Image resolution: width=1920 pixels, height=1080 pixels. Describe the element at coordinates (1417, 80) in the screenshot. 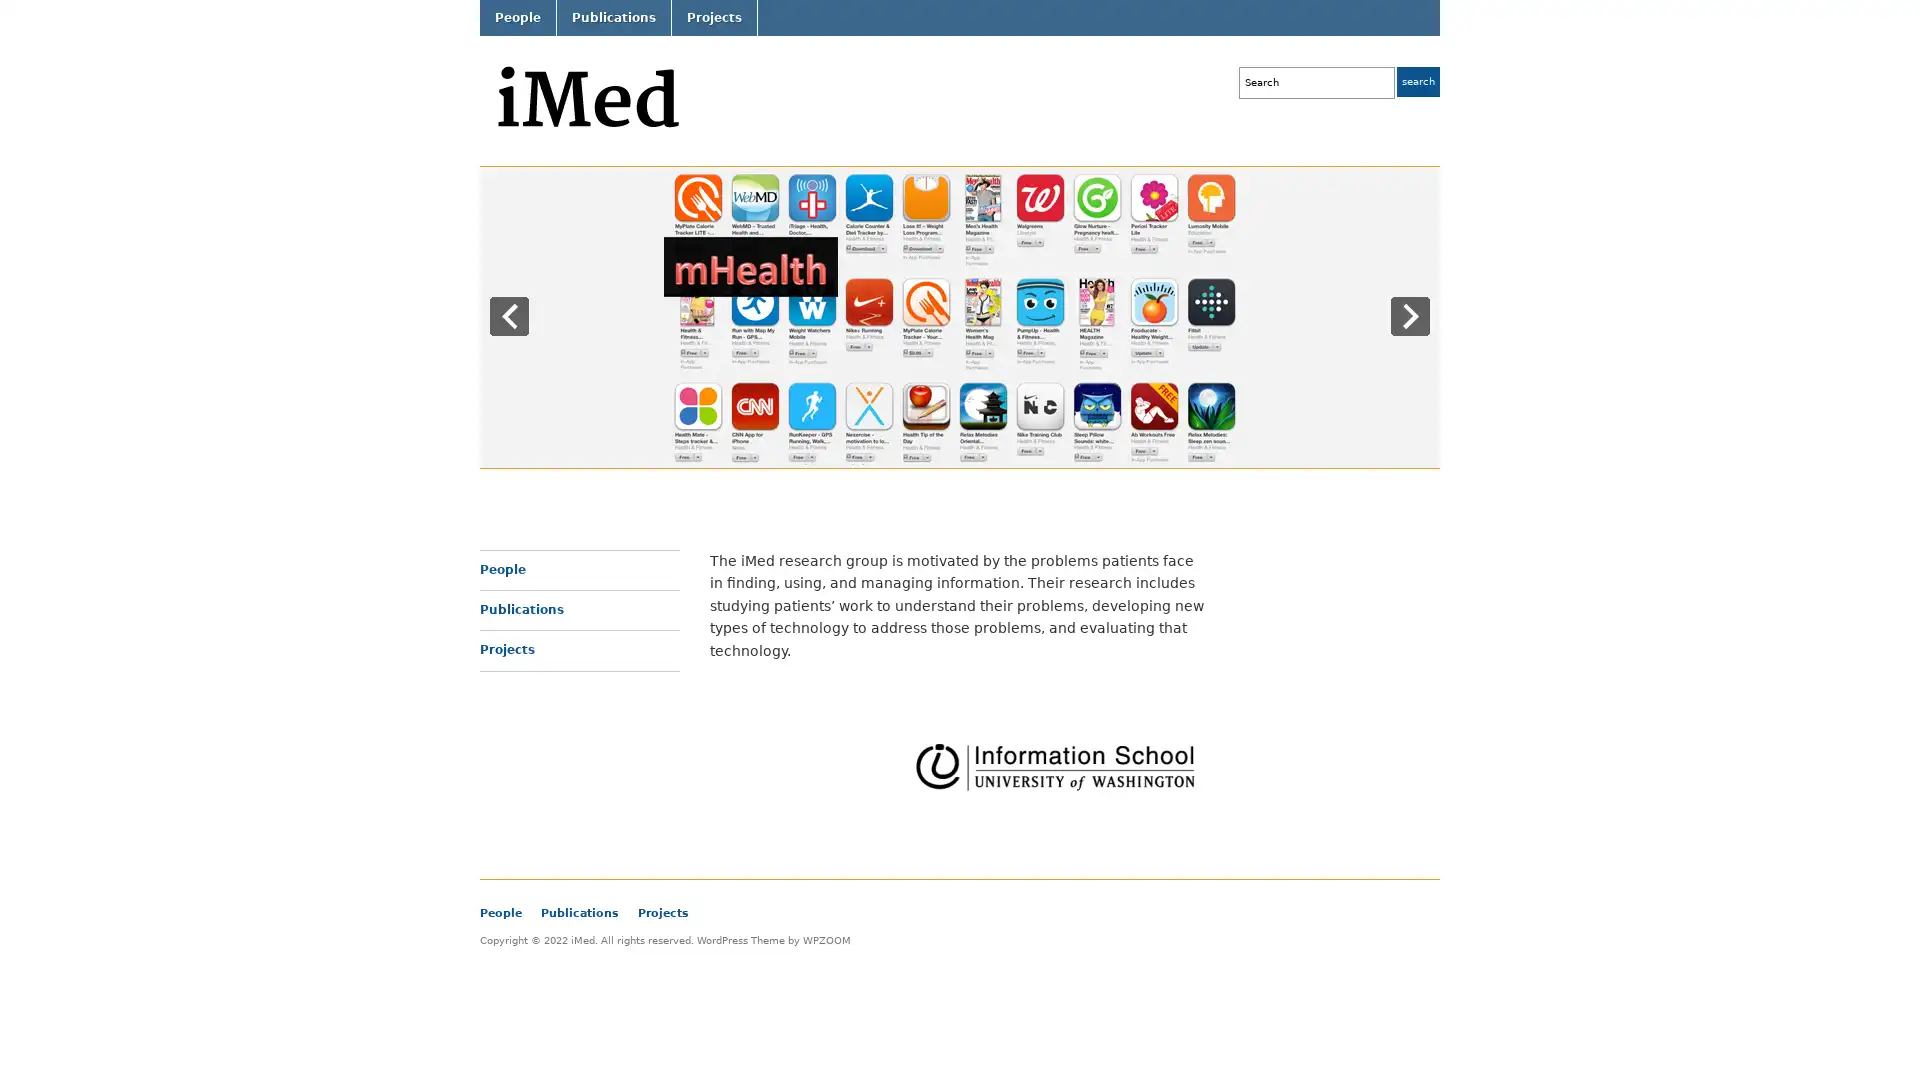

I see `Search` at that location.